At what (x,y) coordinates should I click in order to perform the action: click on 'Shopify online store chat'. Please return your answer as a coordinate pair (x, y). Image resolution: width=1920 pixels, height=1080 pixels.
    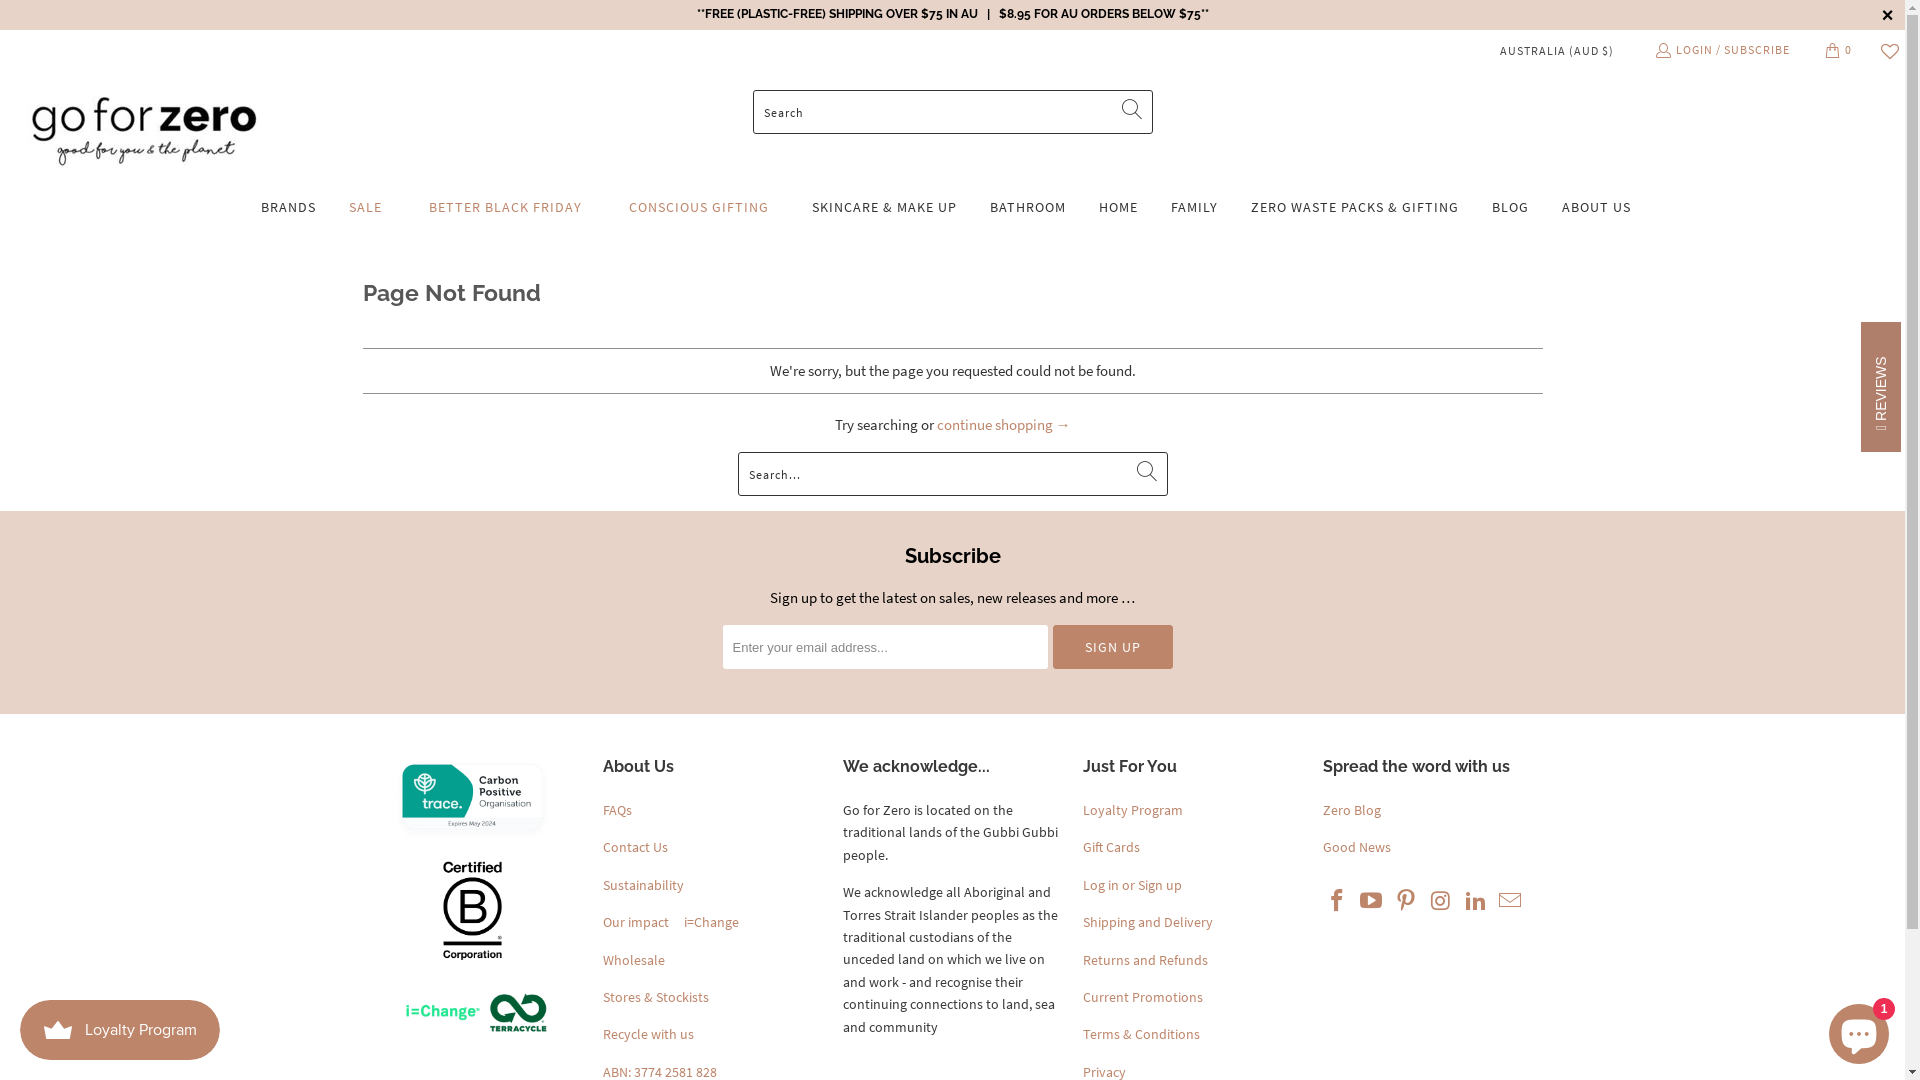
    Looking at the image, I should click on (1823, 1029).